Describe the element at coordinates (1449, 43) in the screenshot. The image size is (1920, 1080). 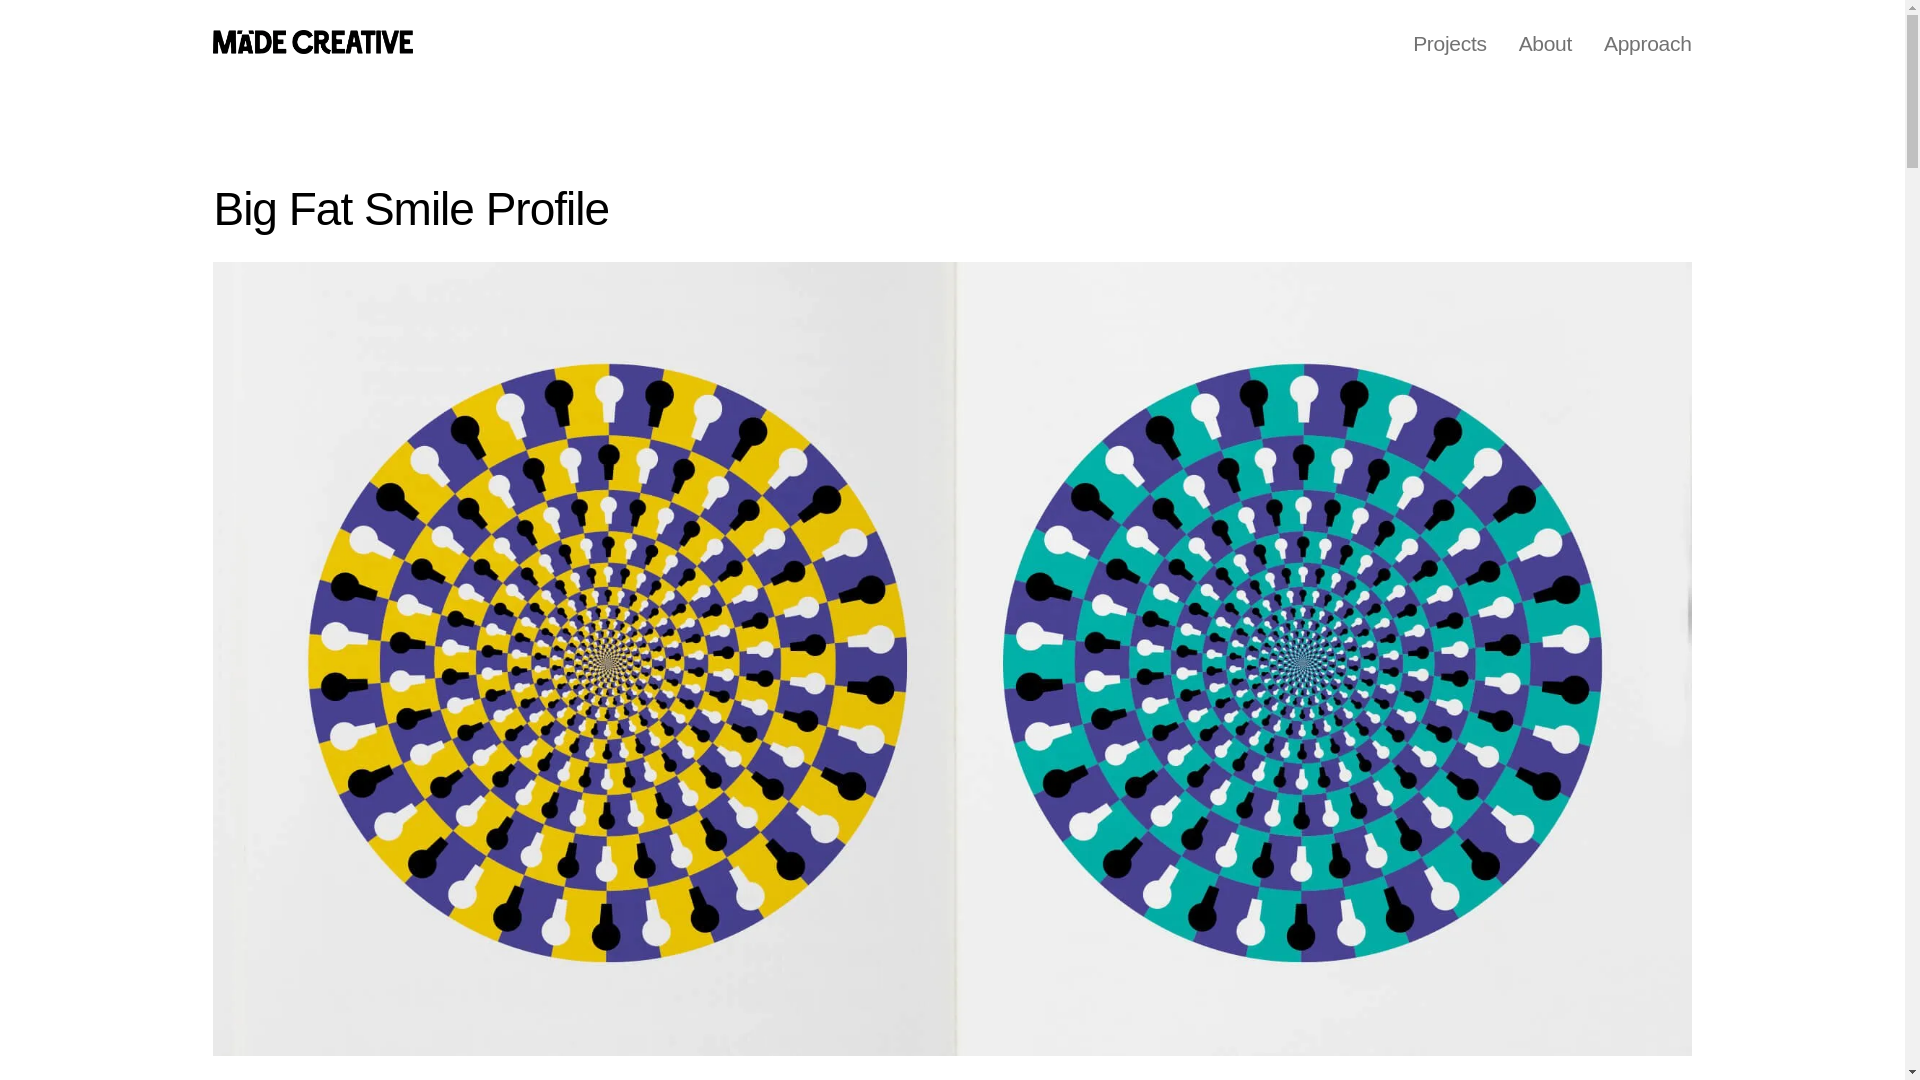
I see `'Projects'` at that location.